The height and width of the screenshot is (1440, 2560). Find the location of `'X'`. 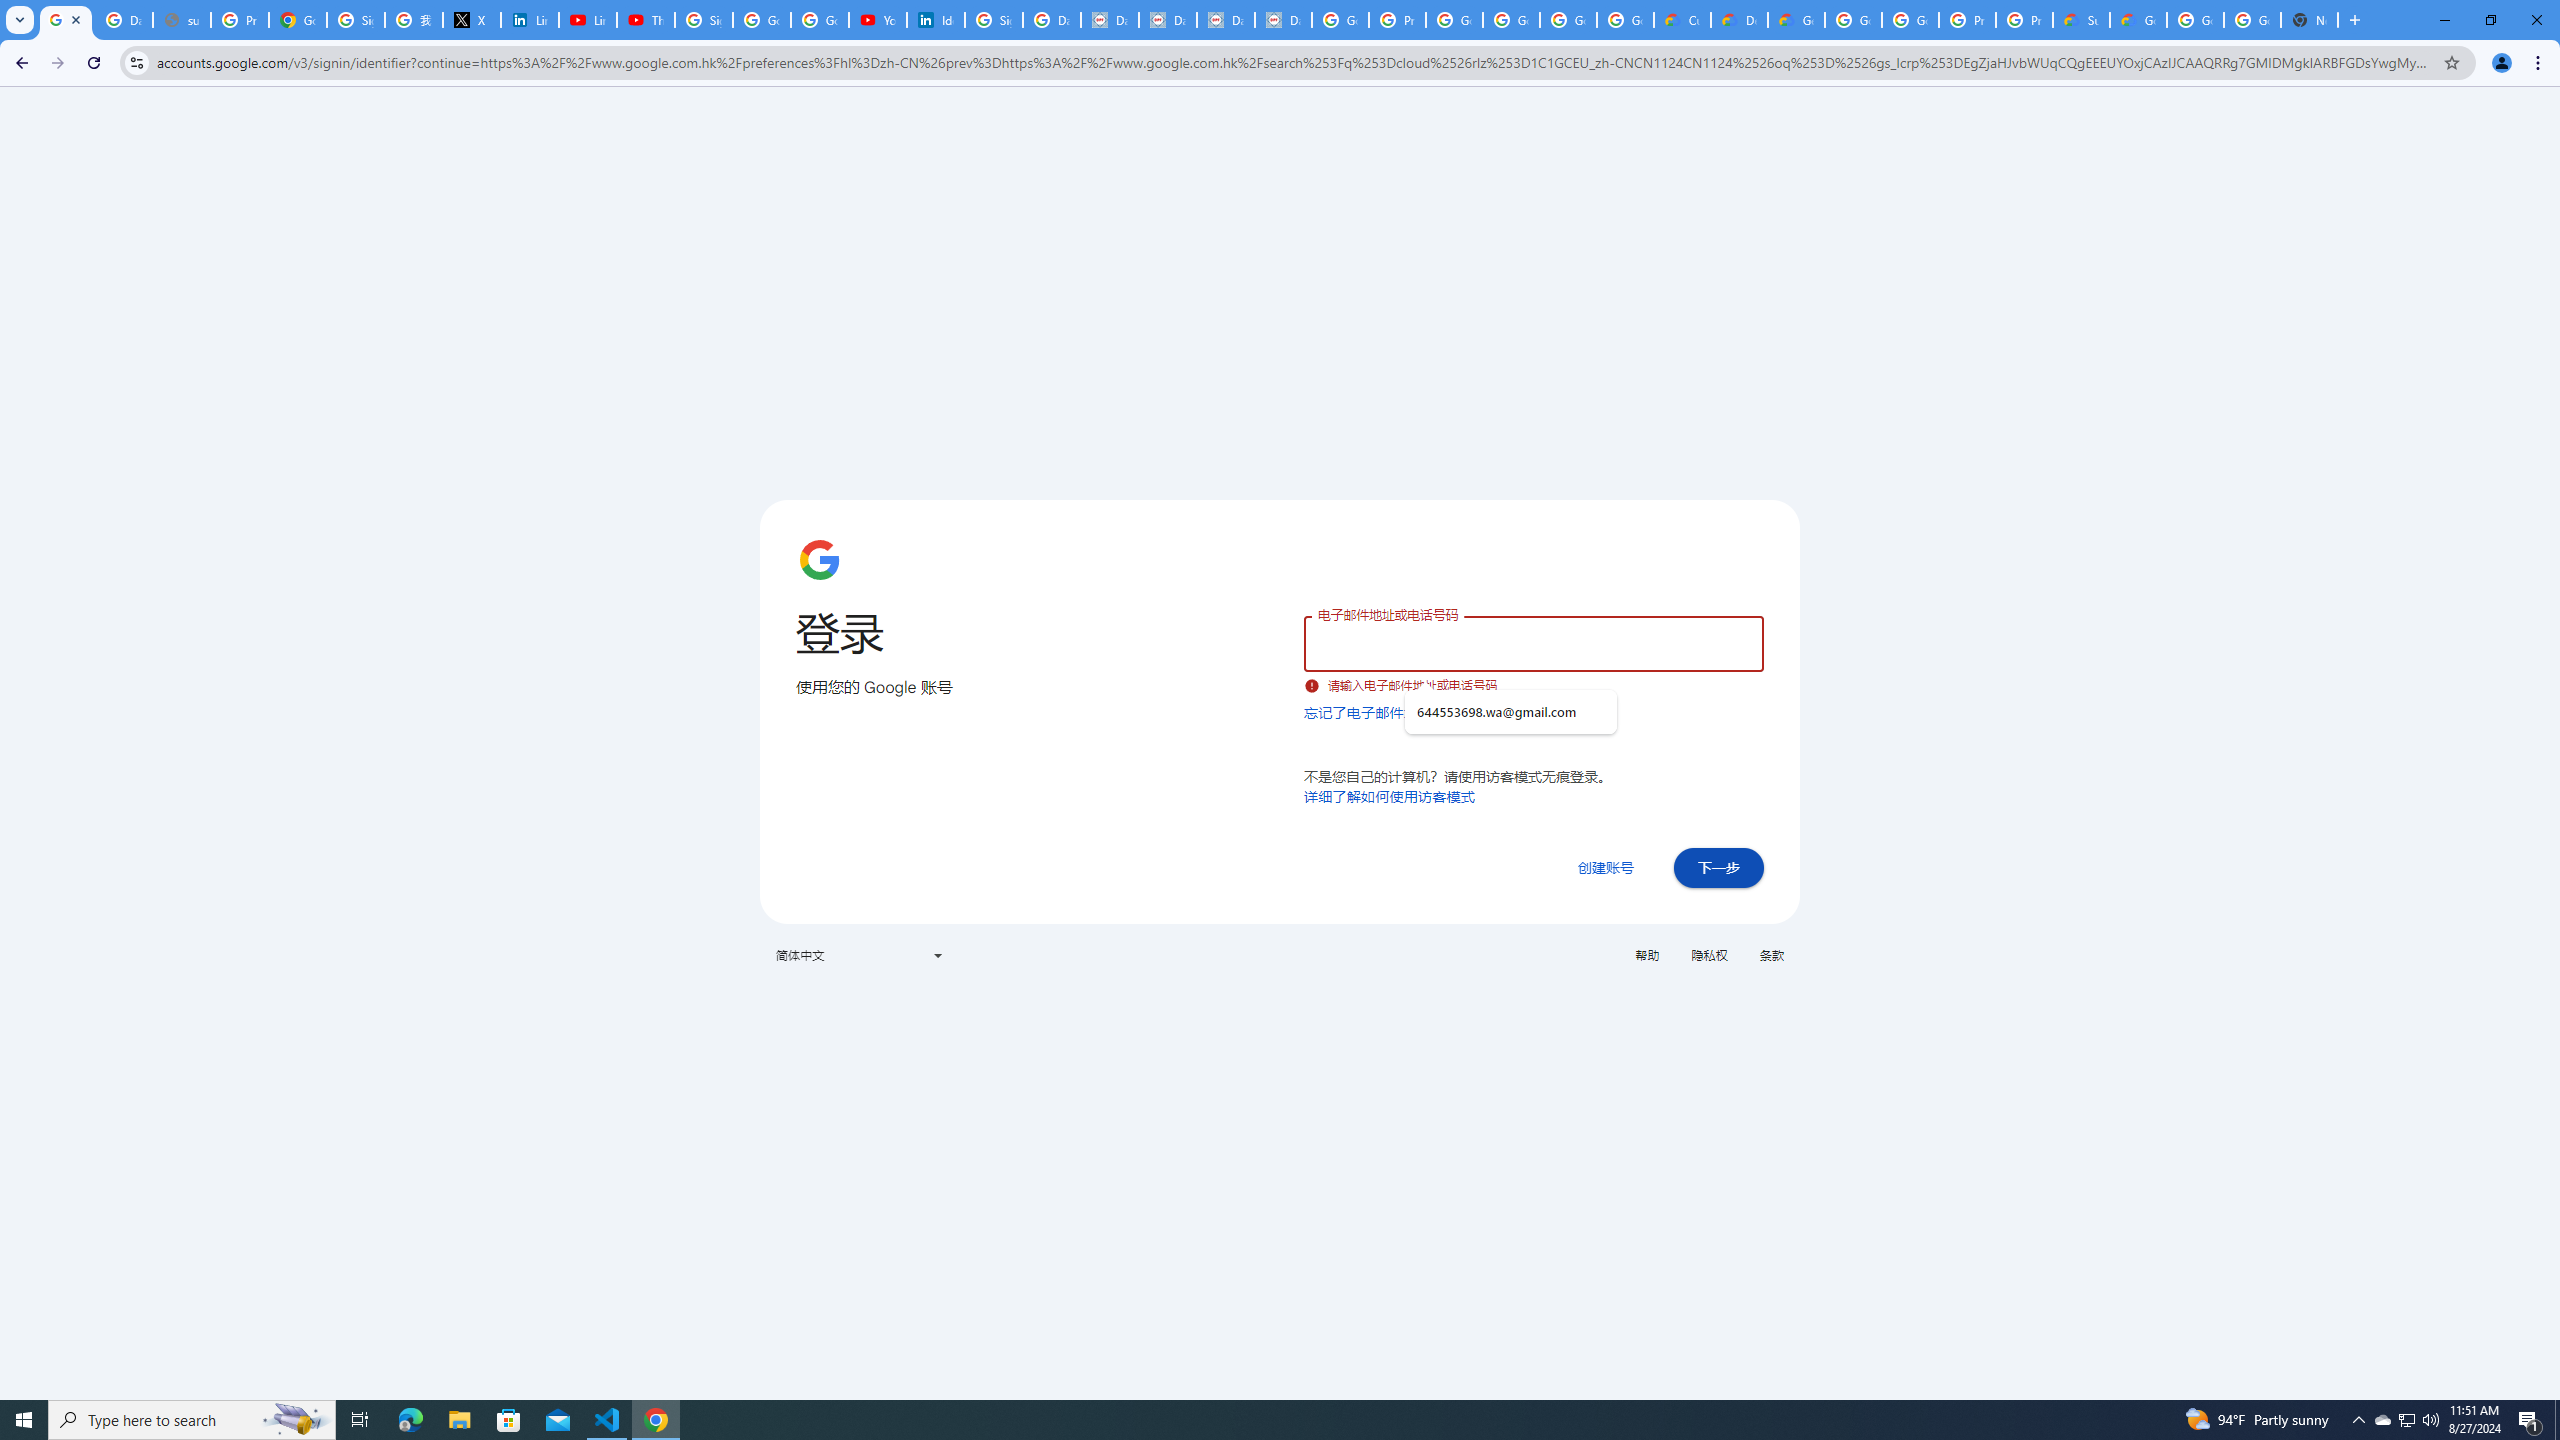

'X' is located at coordinates (472, 19).